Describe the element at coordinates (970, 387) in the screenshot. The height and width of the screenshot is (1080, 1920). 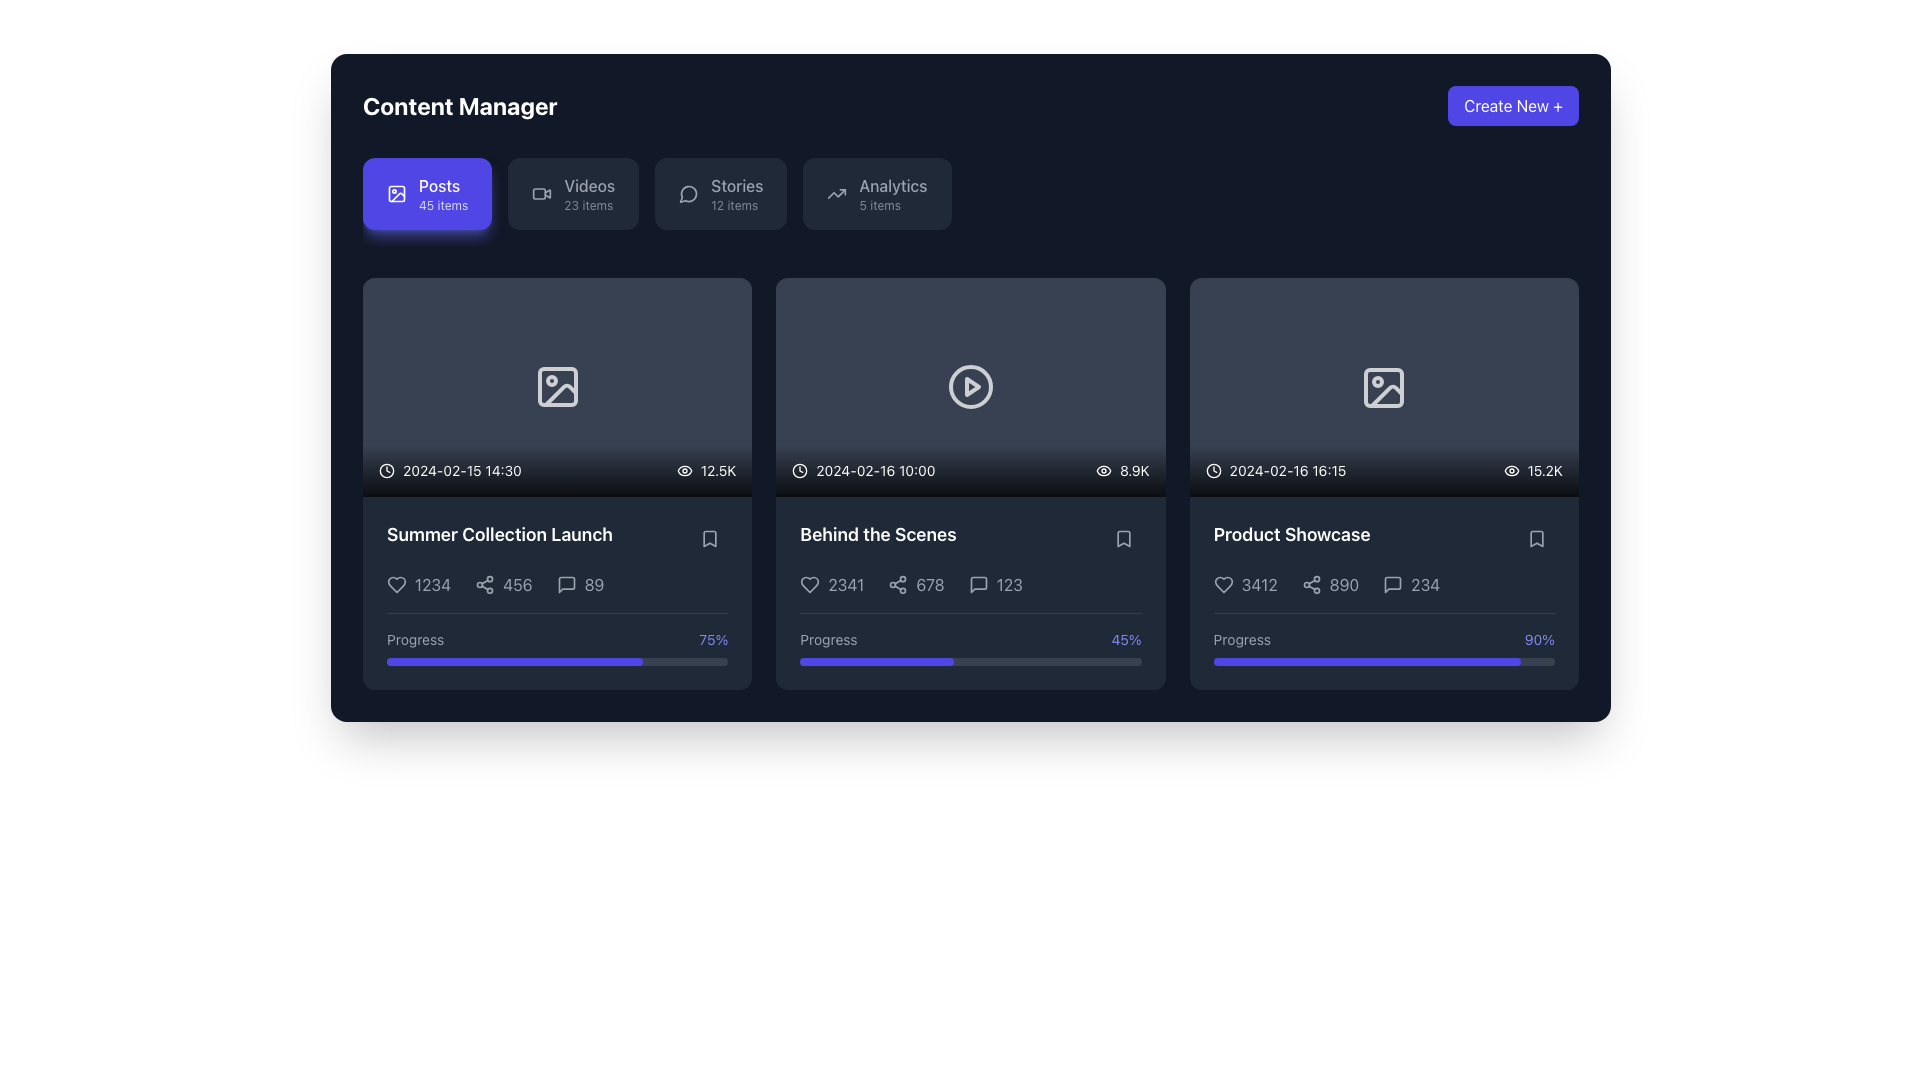
I see `the top section of the second video thumbnail card` at that location.